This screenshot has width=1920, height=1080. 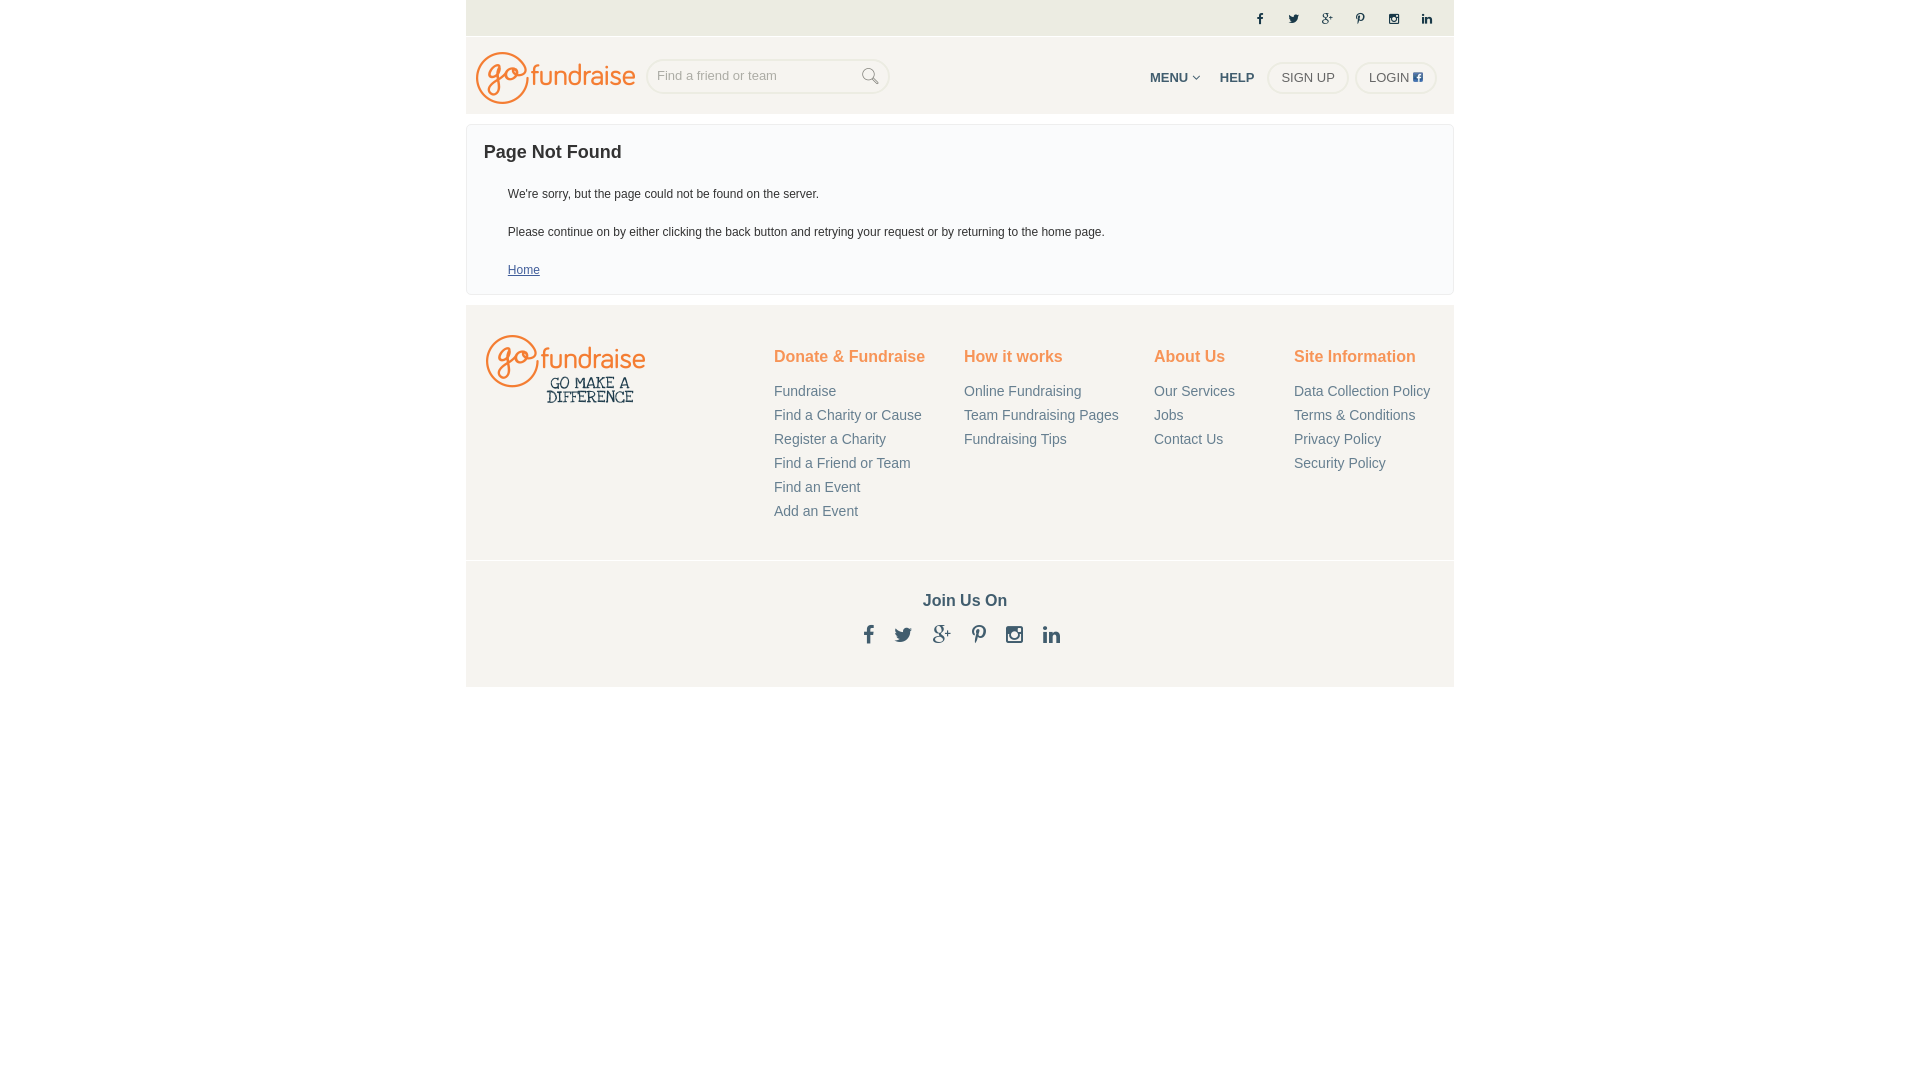 What do you see at coordinates (854, 486) in the screenshot?
I see `'Find an Event'` at bounding box center [854, 486].